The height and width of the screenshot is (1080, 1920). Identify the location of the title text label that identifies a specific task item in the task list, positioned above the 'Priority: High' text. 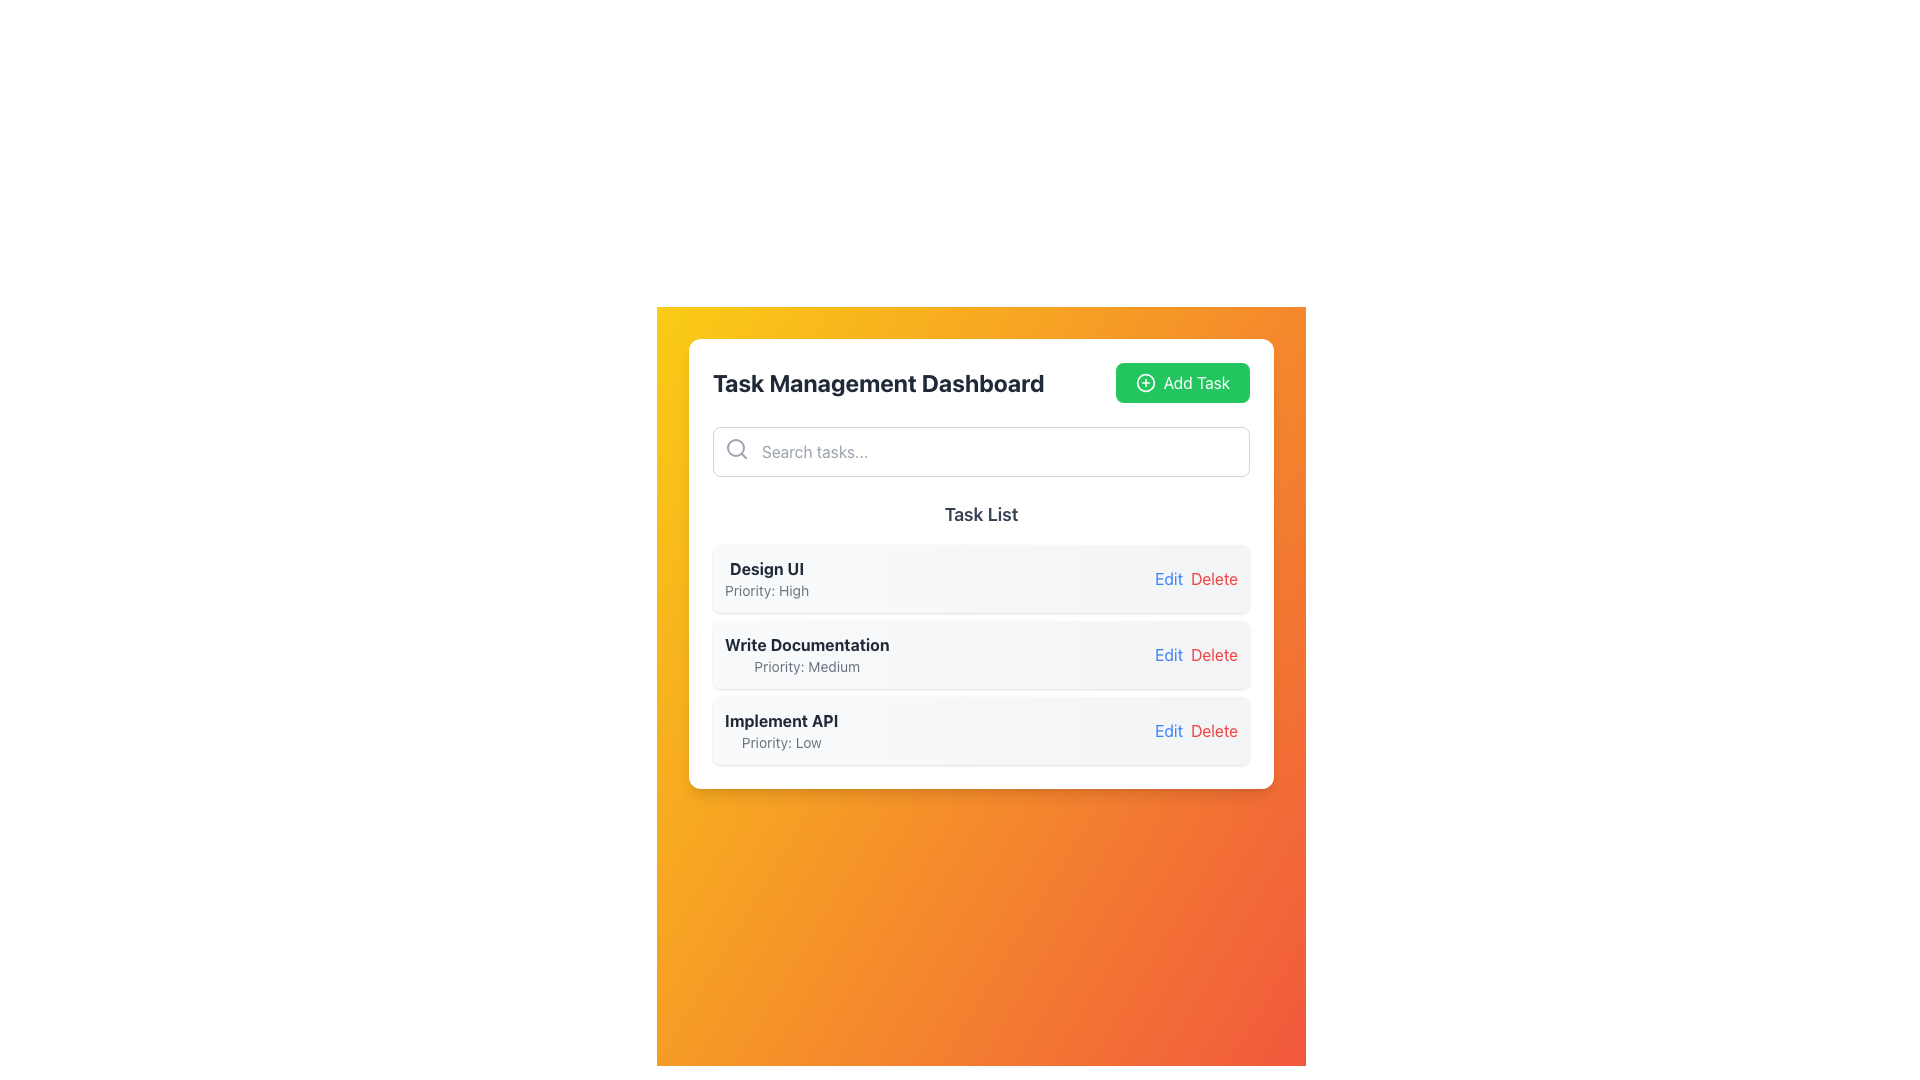
(766, 569).